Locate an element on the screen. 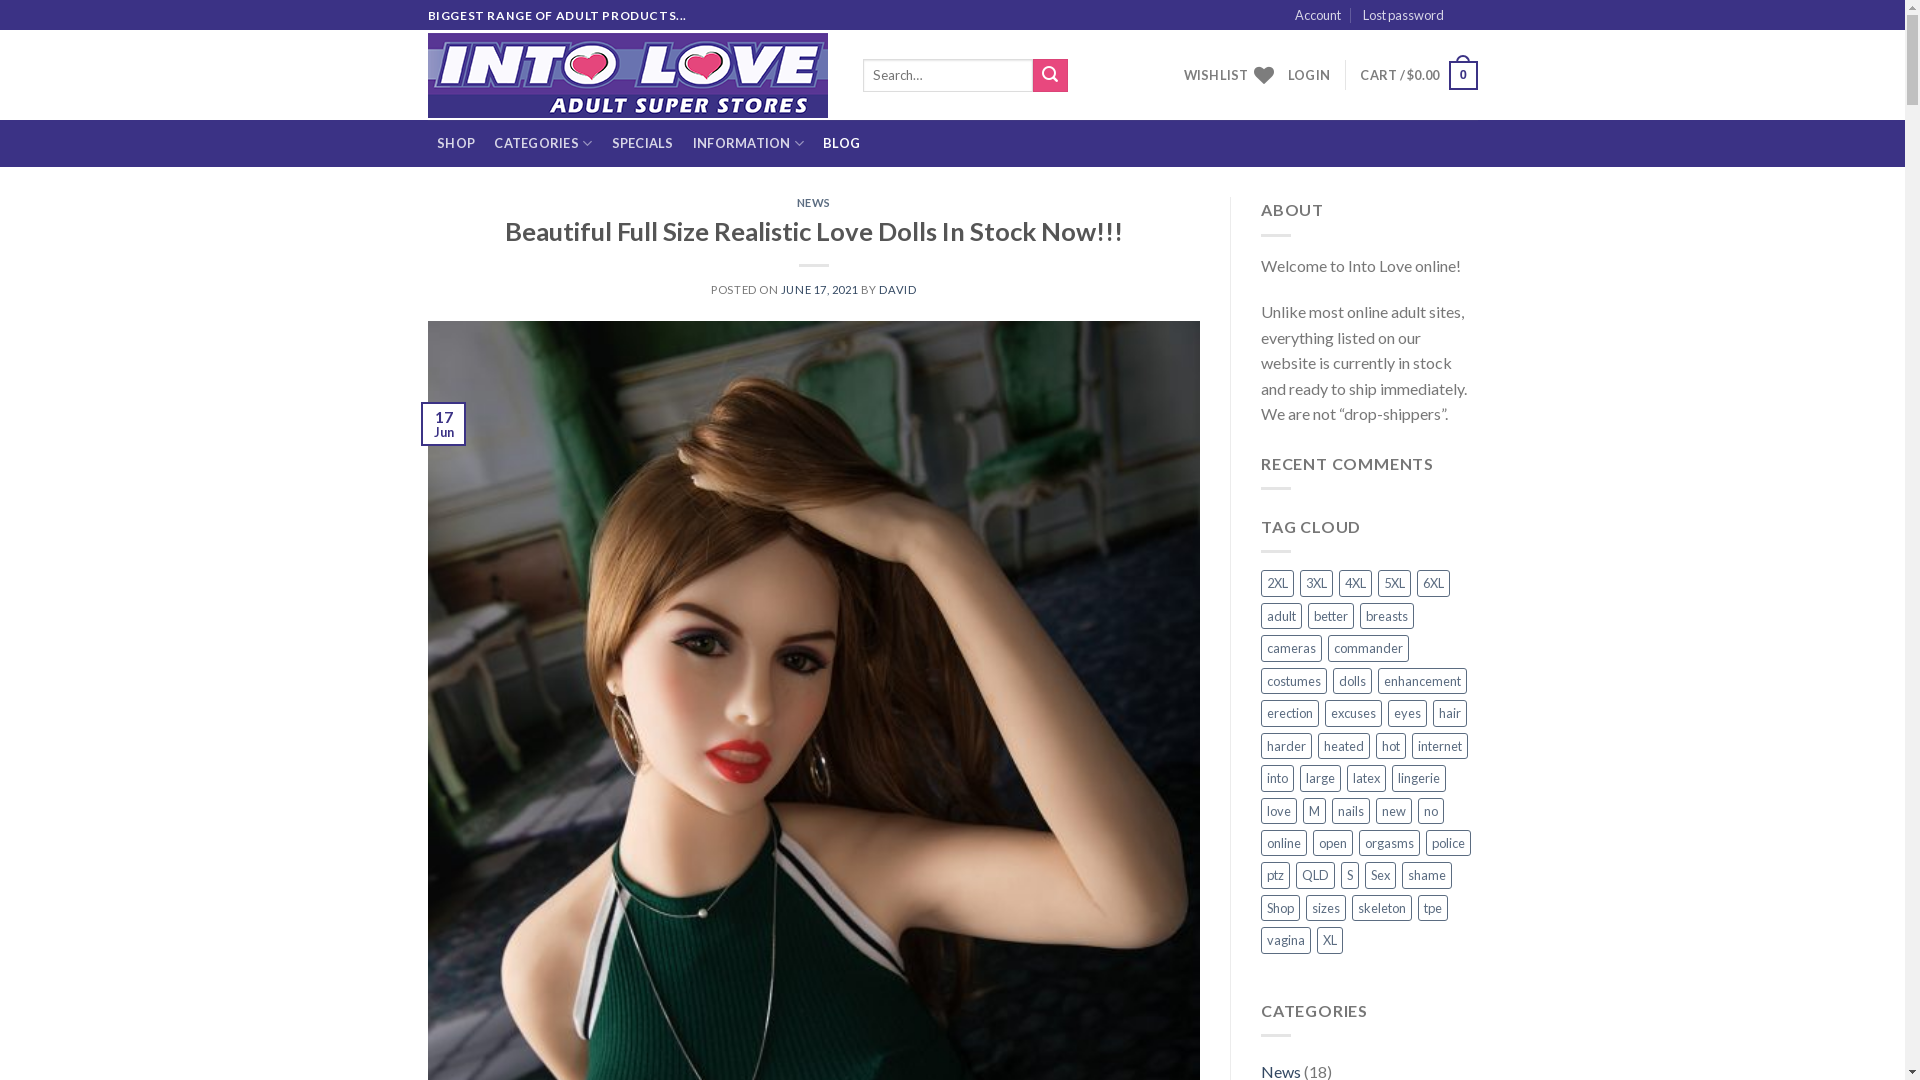 This screenshot has height=1080, width=1920. 'cameras' is located at coordinates (1291, 648).